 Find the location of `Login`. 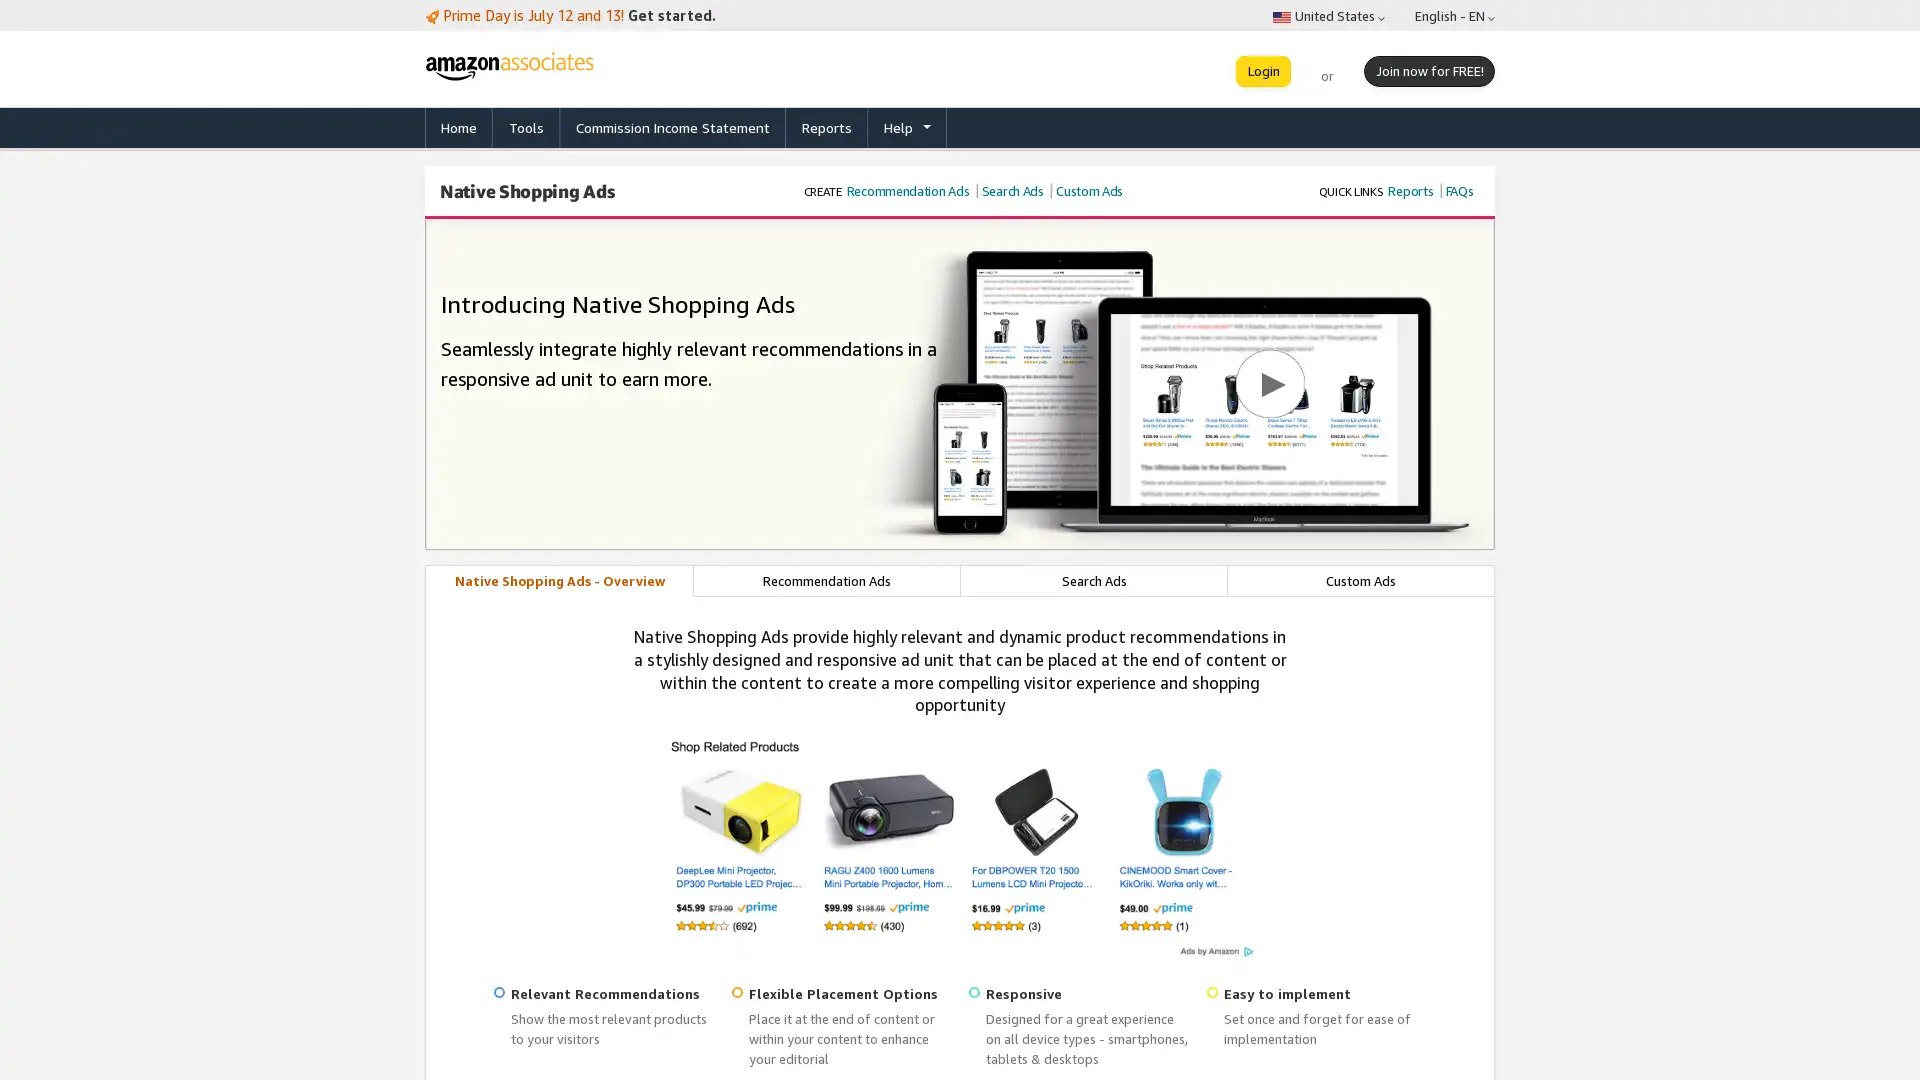

Login is located at coordinates (1262, 70).